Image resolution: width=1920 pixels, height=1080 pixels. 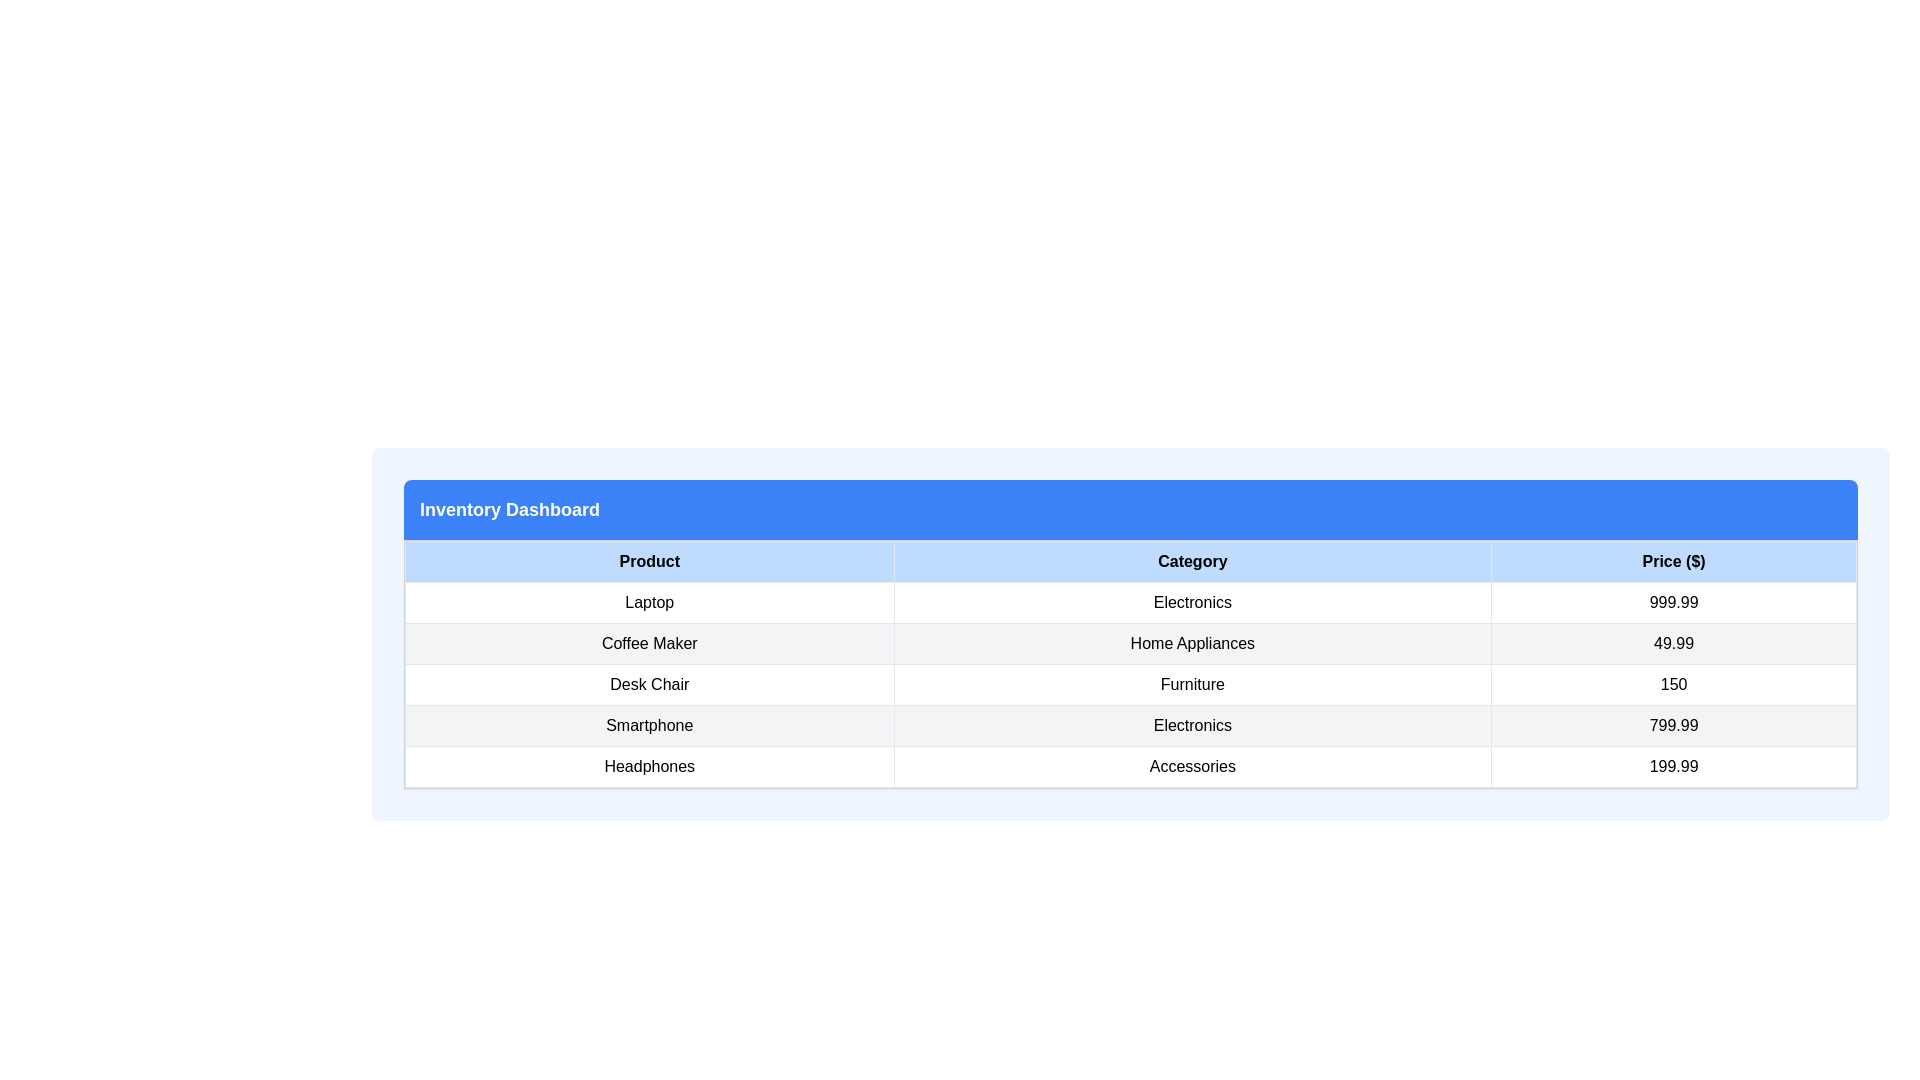 What do you see at coordinates (1674, 562) in the screenshot?
I see `the 'Price ($)' column header in the table, which is the third column header located at the top-right corner of the table` at bounding box center [1674, 562].